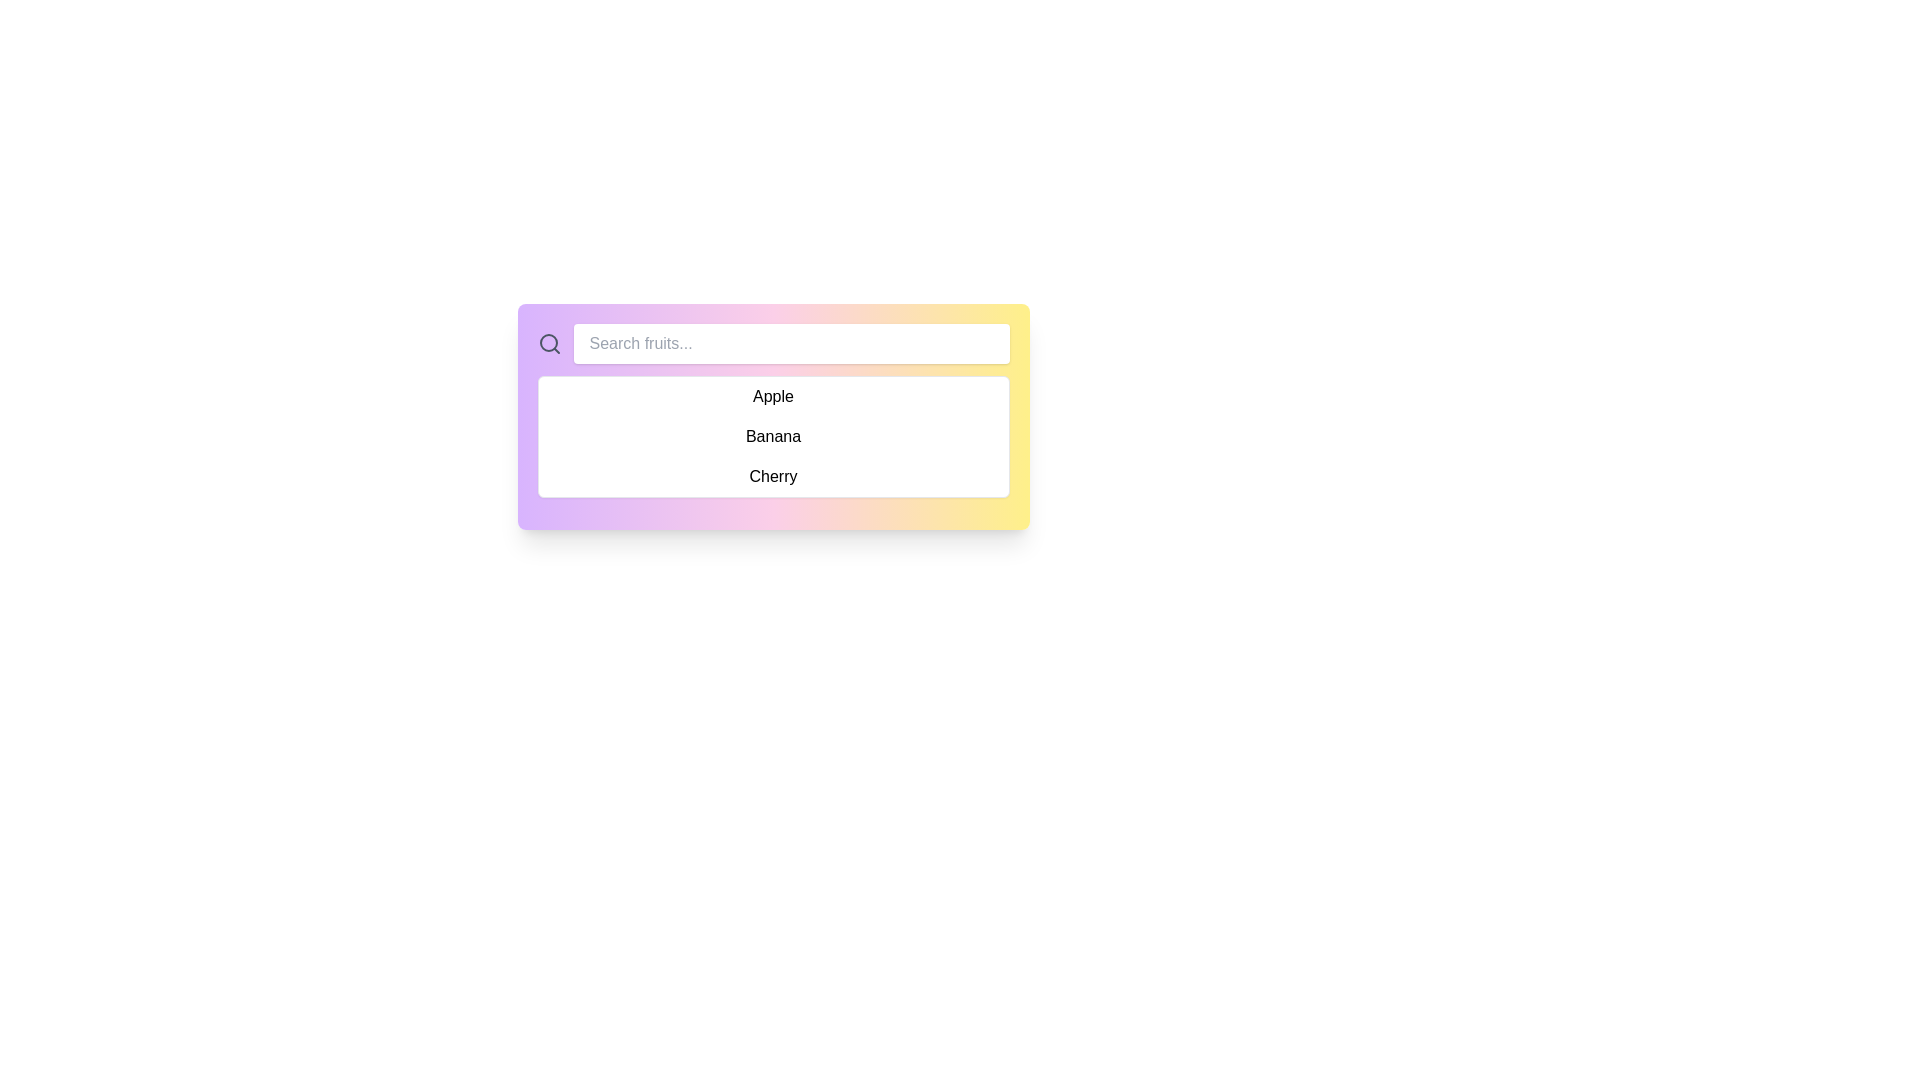 The image size is (1920, 1080). Describe the element at coordinates (549, 342) in the screenshot. I see `the search icon, which is the leftmost element in a horizontal layout, to trigger the search functionality` at that location.